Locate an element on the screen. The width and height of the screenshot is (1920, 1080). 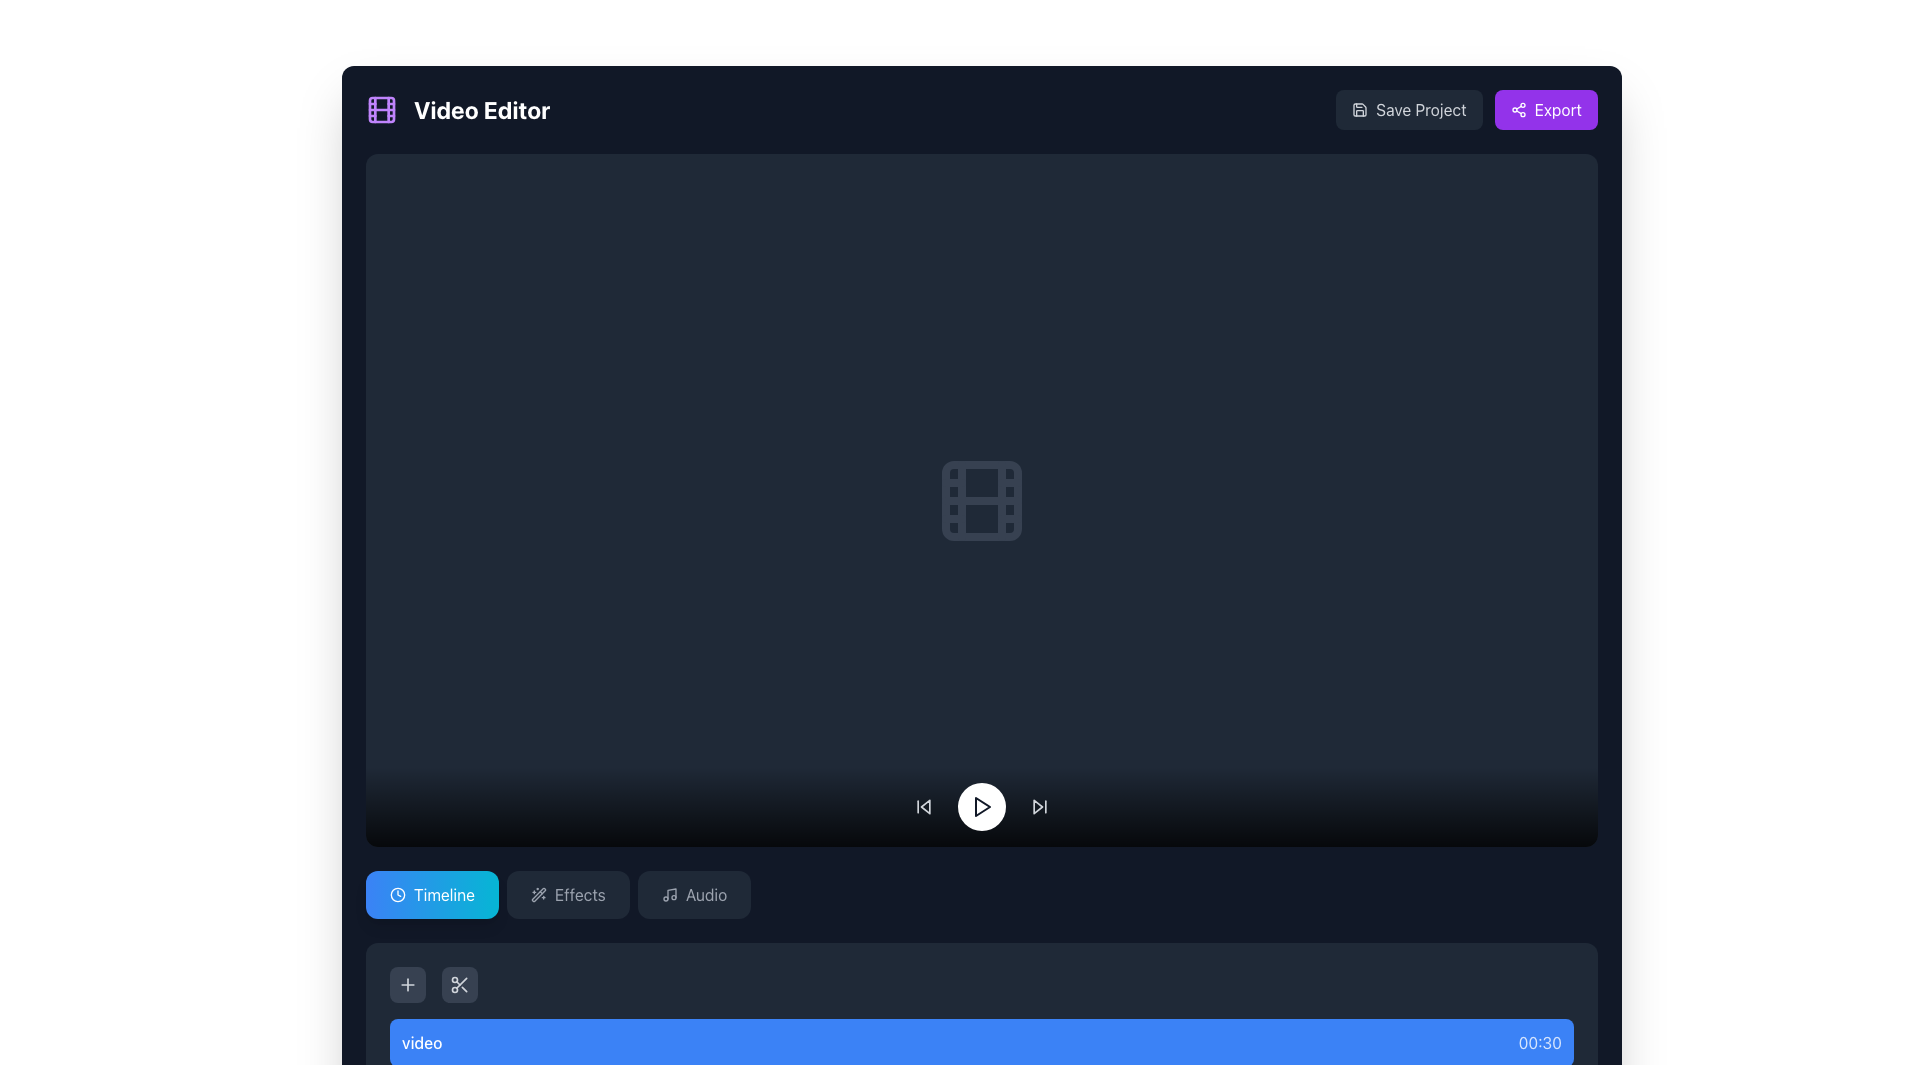
the middle button that accesses the Effects section of the application is located at coordinates (567, 893).